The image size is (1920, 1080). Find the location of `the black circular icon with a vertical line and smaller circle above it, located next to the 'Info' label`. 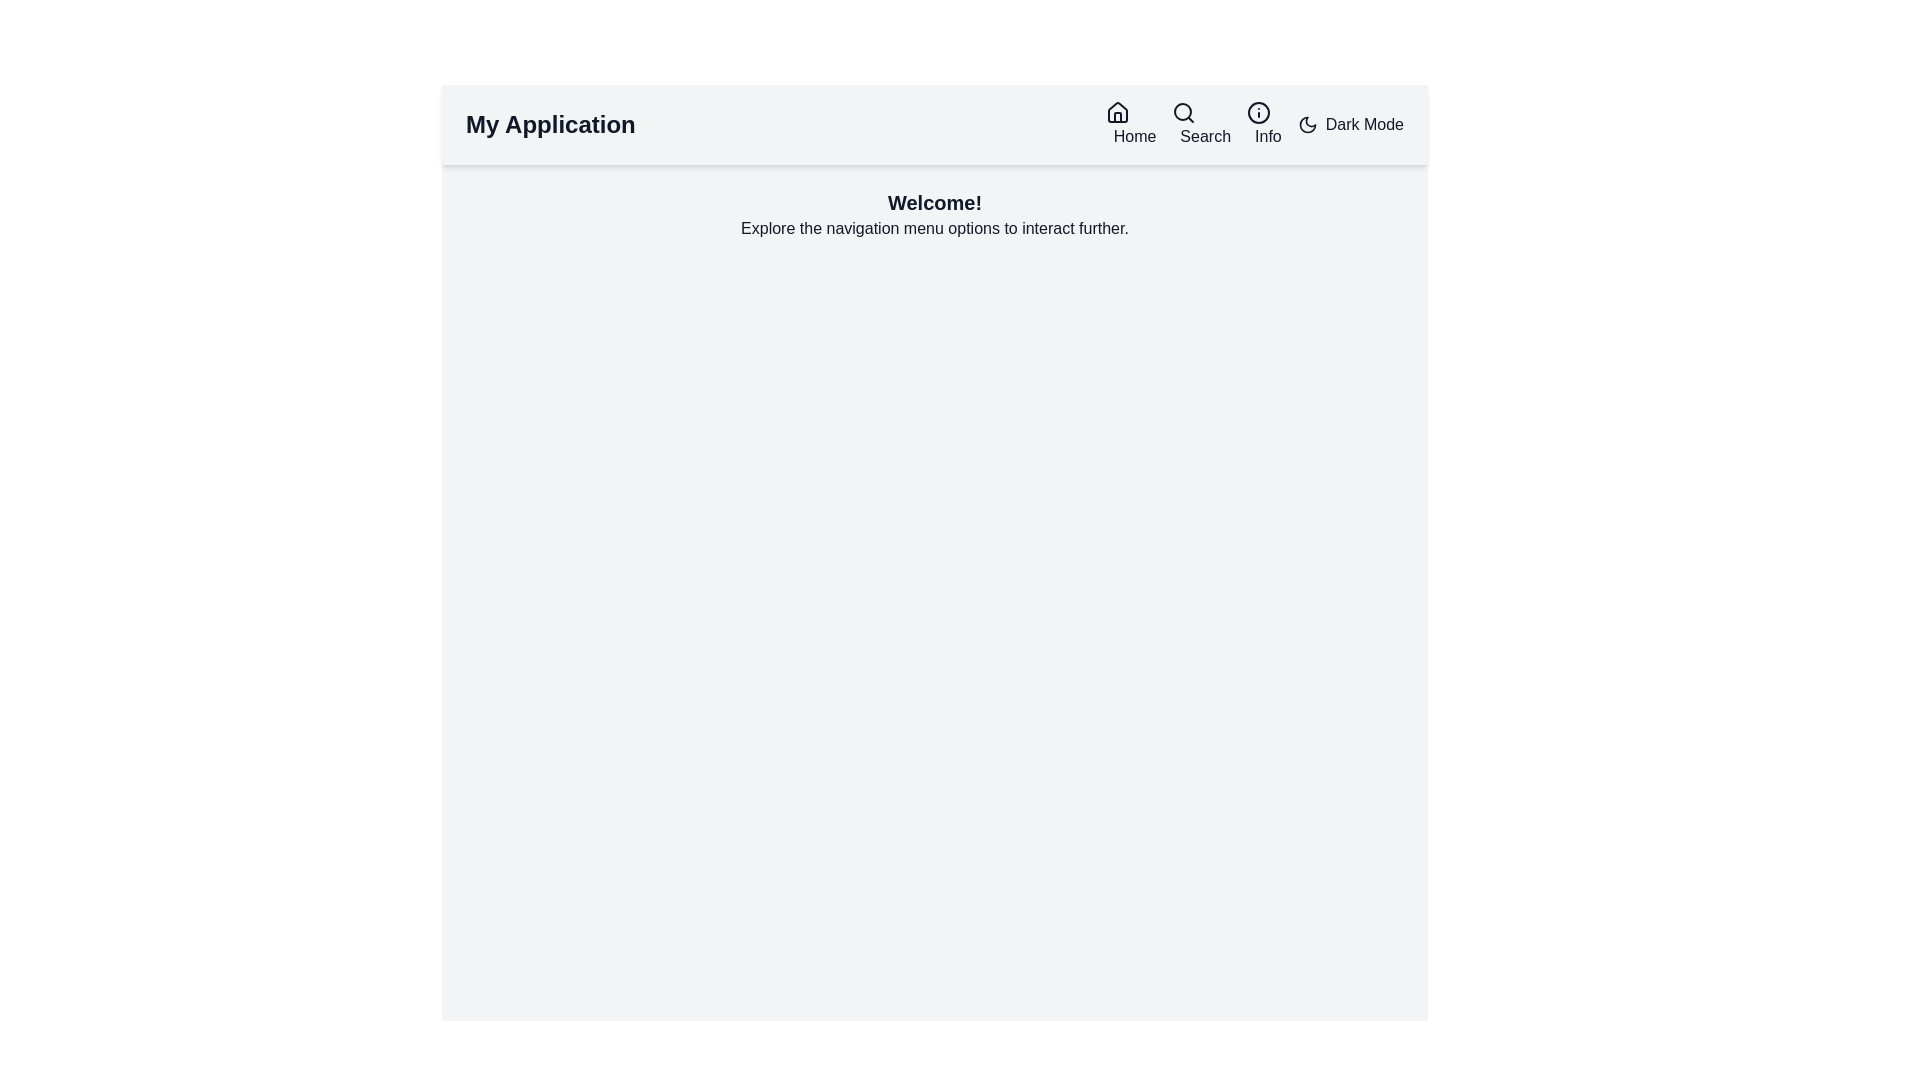

the black circular icon with a vertical line and smaller circle above it, located next to the 'Info' label is located at coordinates (1258, 112).